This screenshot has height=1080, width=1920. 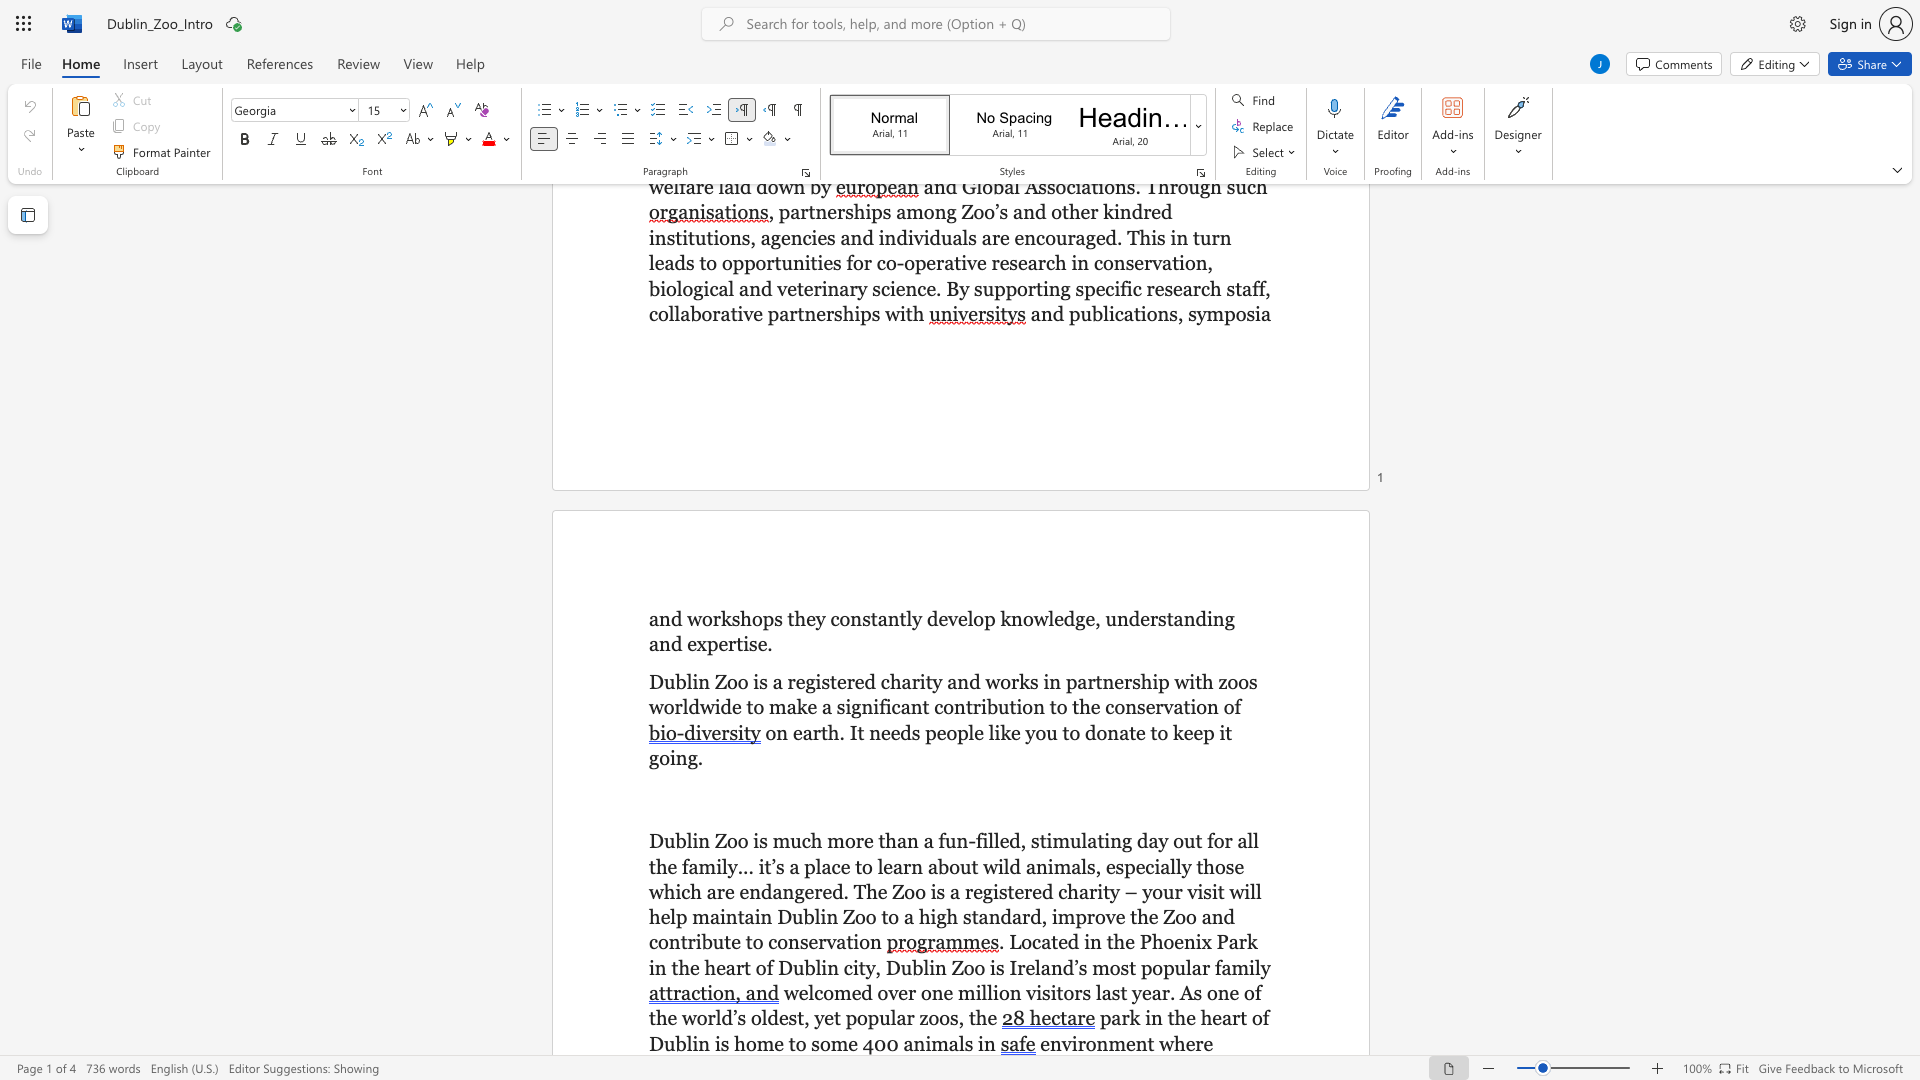 I want to click on the subset text "in Zoo is much more than a" within the text "Dublin Zoo is much more than a fun-filled, stimulating day out for all the family...", so click(x=692, y=841).